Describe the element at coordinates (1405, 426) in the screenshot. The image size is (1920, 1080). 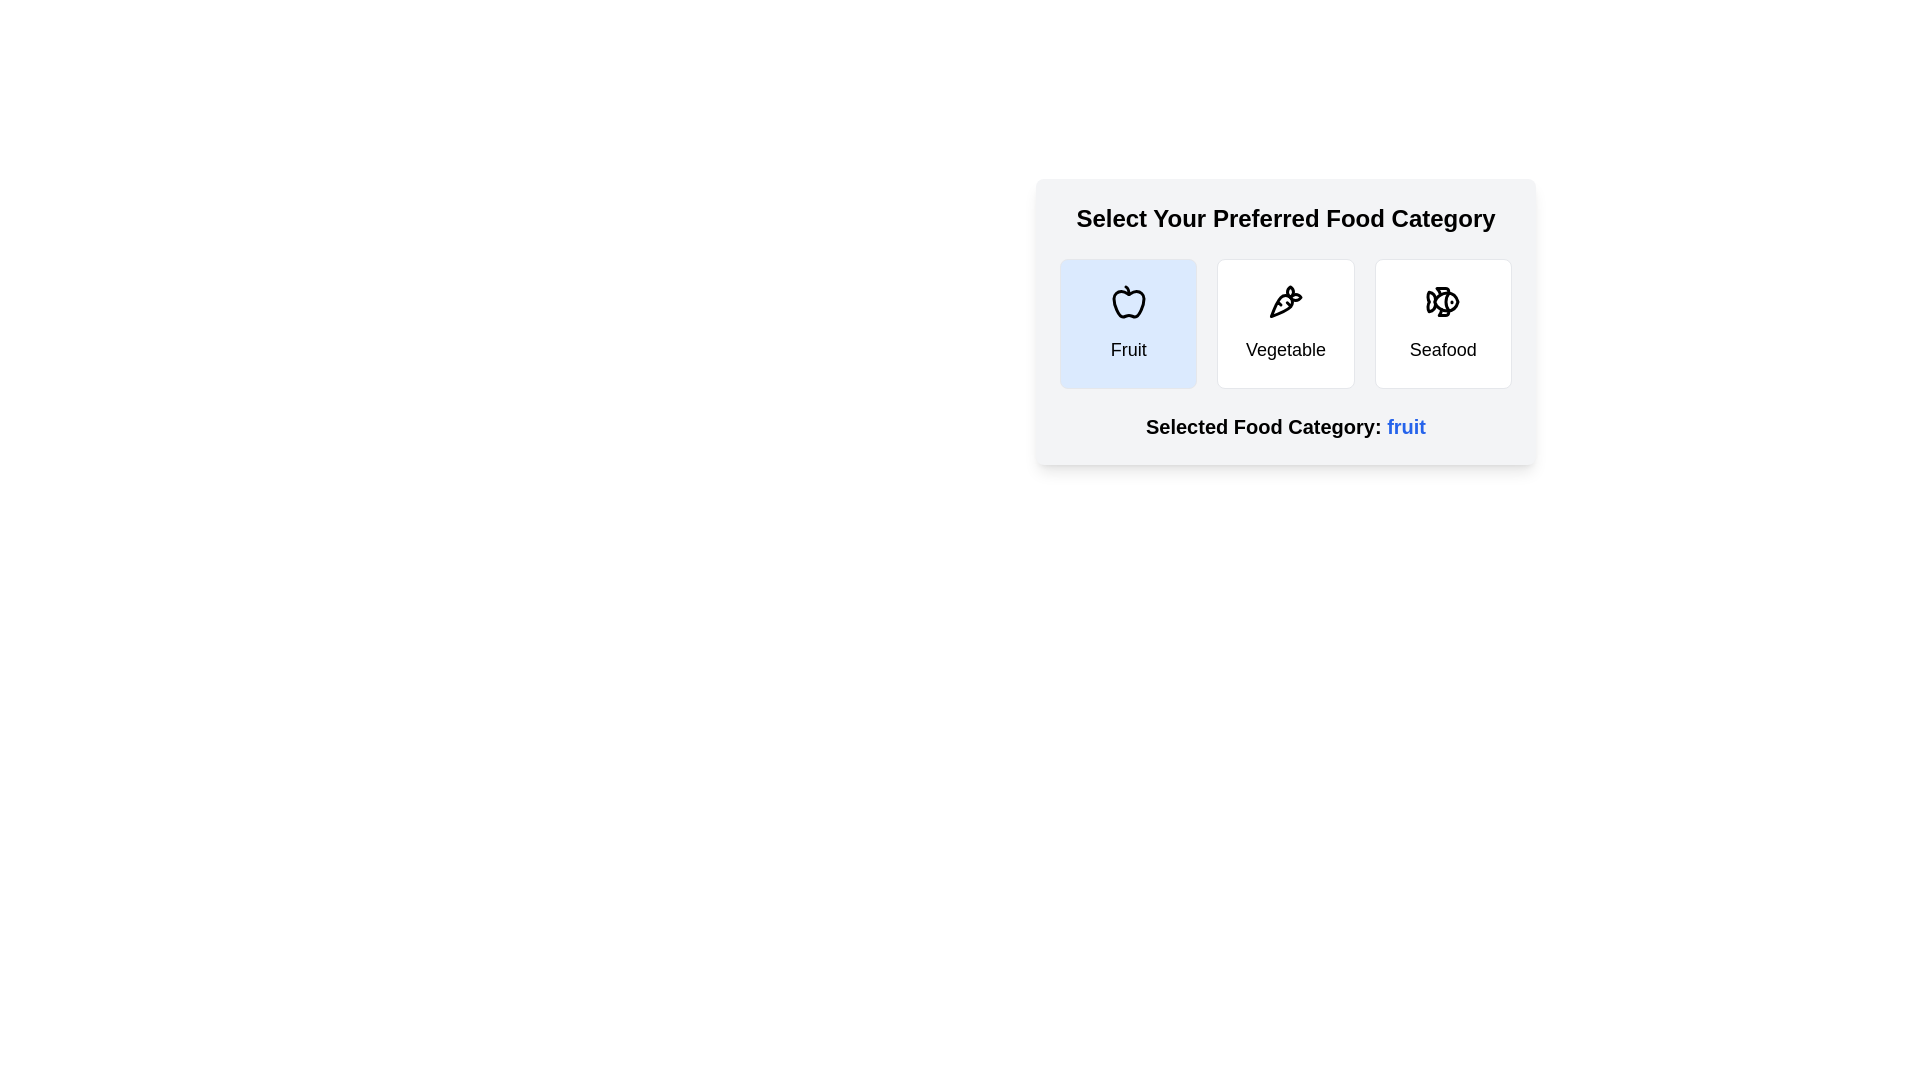
I see `currently displayed static text indicating the selected food category, which appears at the end of the phrase 'Selected Food Category:' in the bottom-right of a card-like component` at that location.